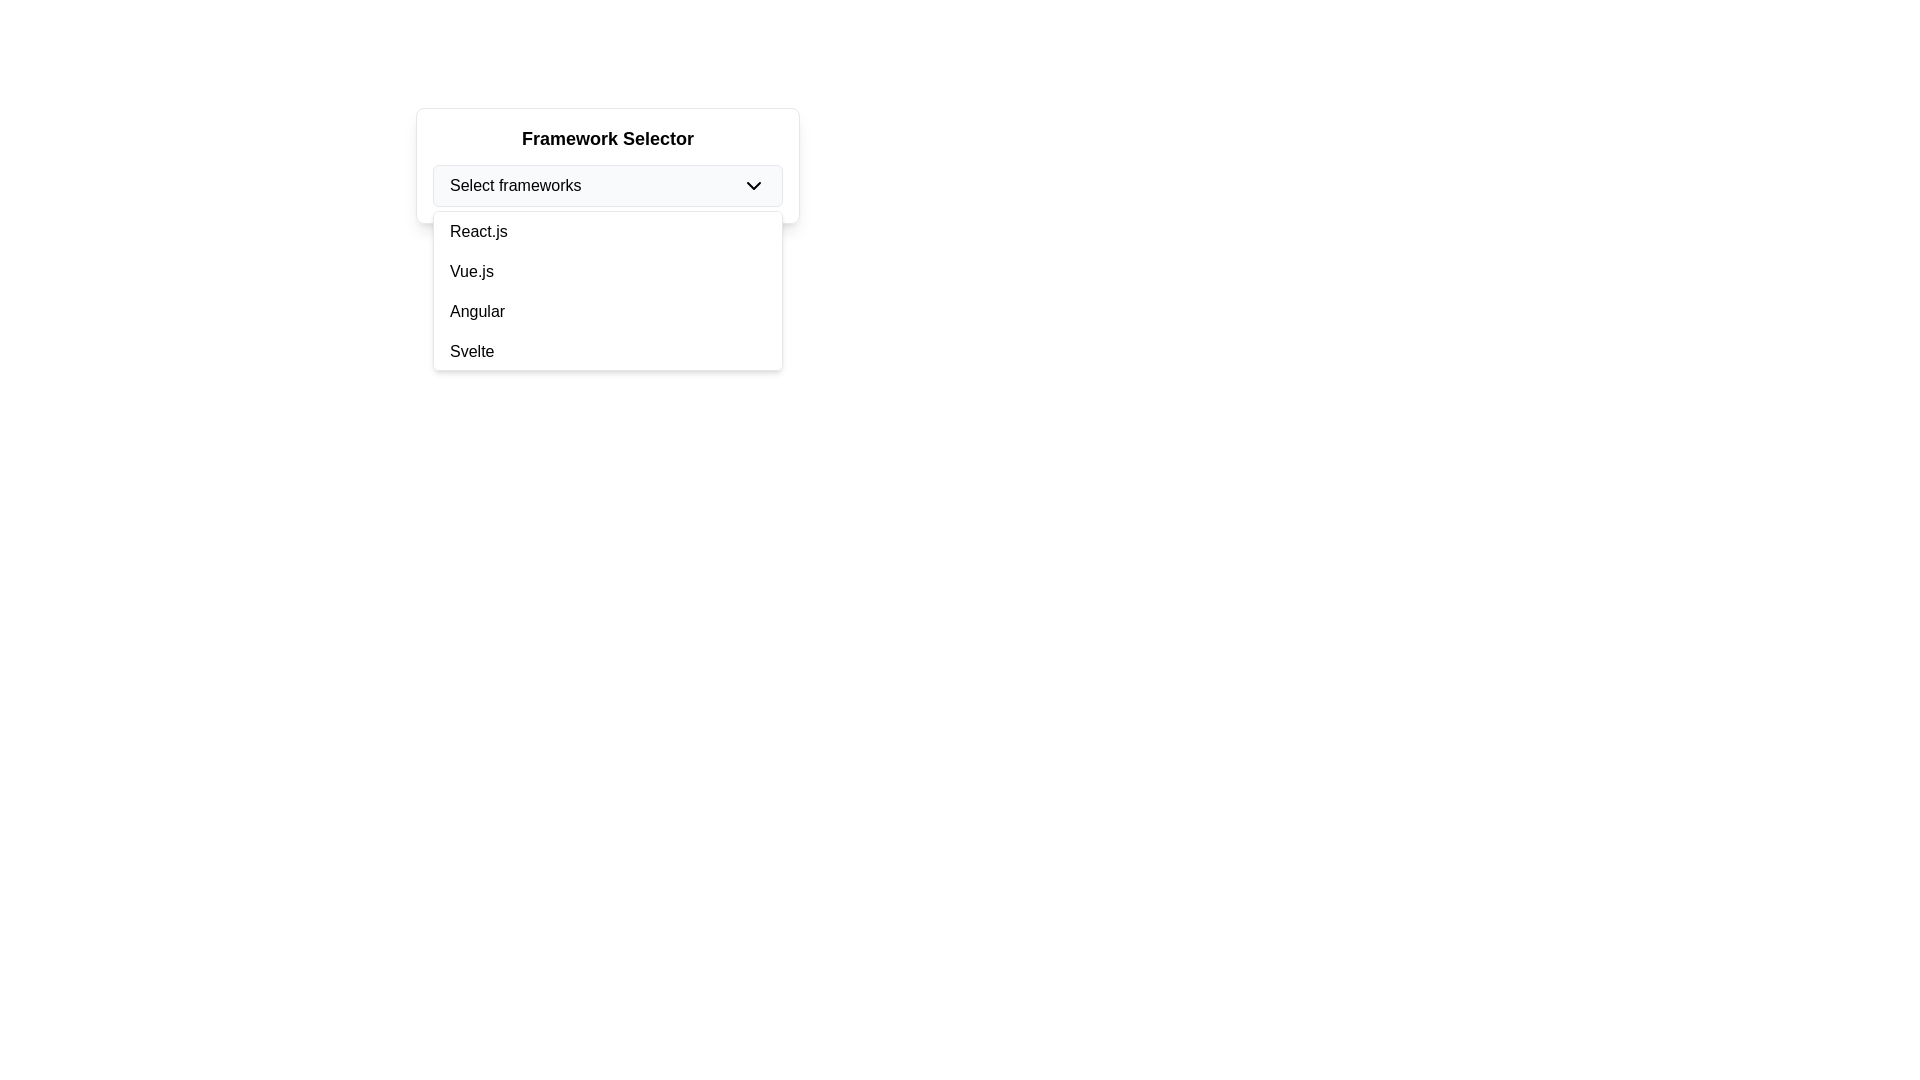  I want to click on the first entry in the dropdown menu, so click(607, 230).